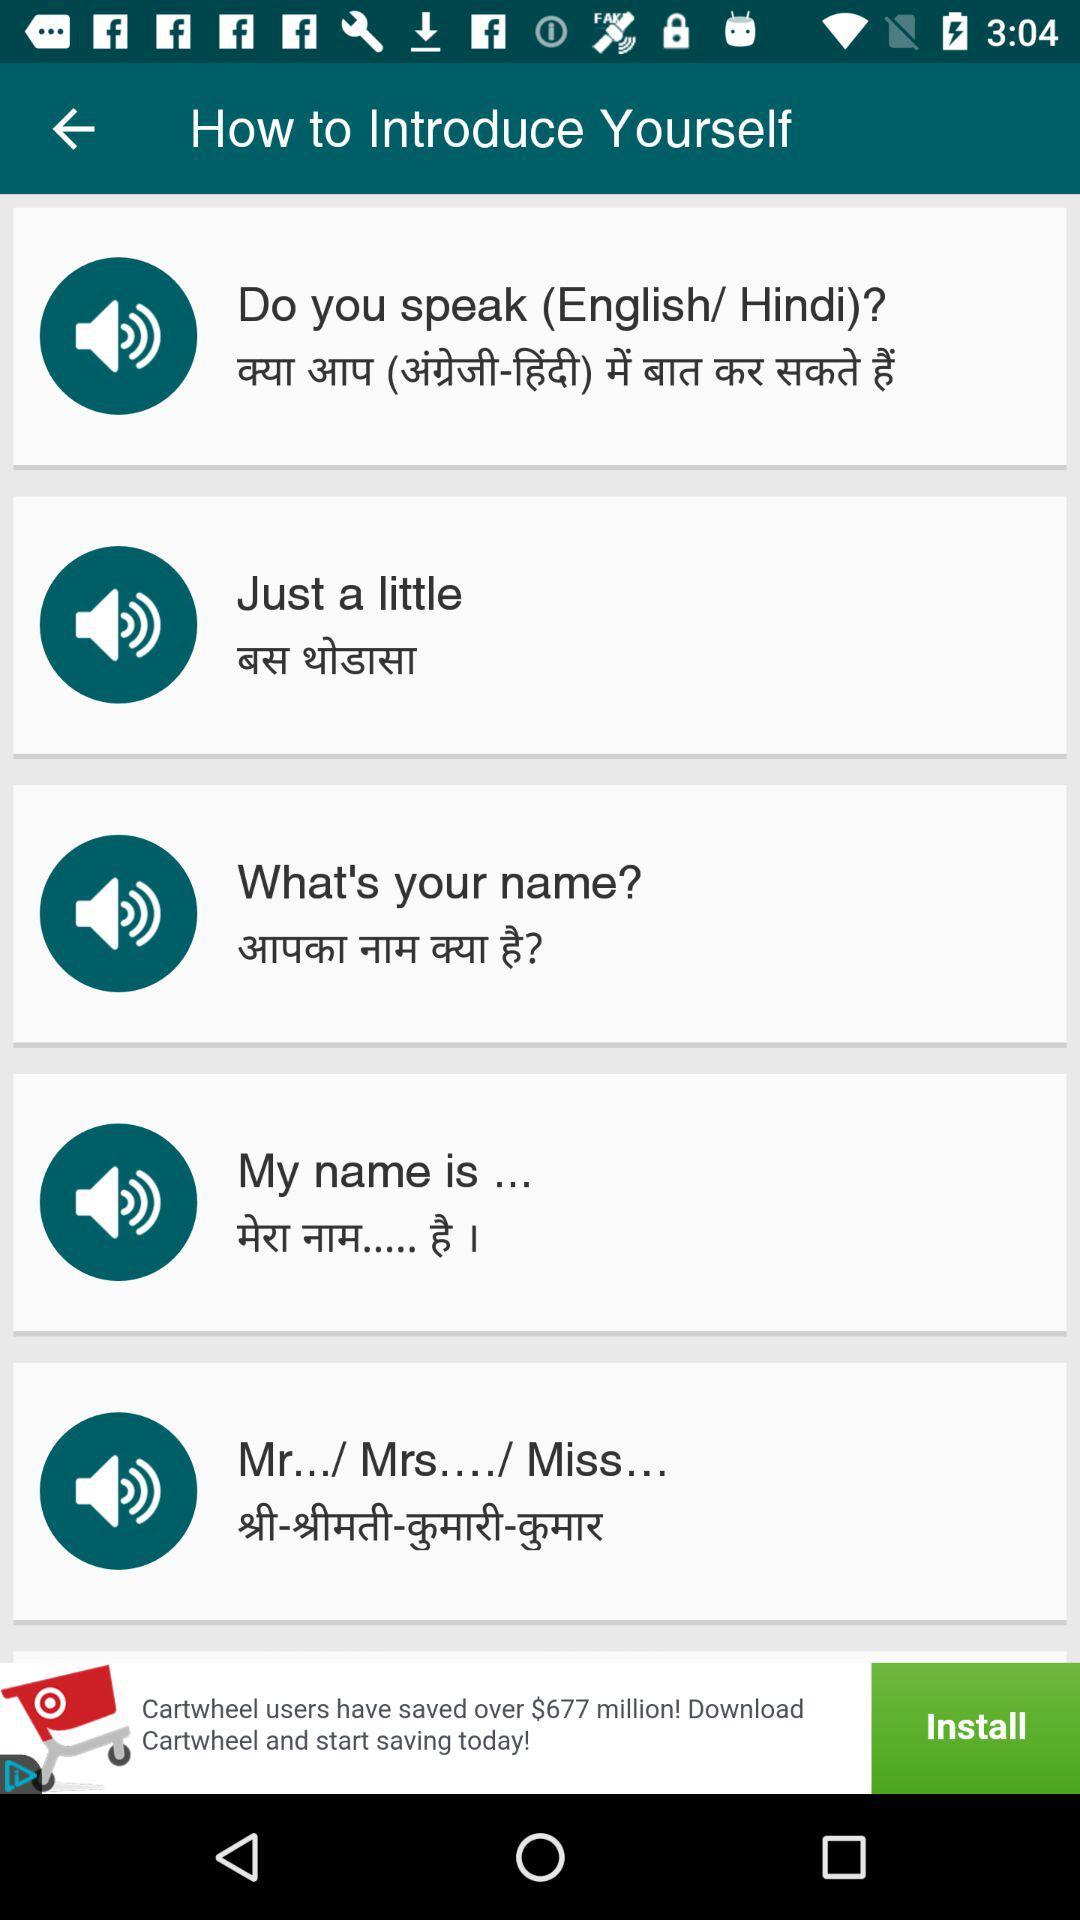  Describe the element at coordinates (390, 946) in the screenshot. I see `icon below what s your` at that location.